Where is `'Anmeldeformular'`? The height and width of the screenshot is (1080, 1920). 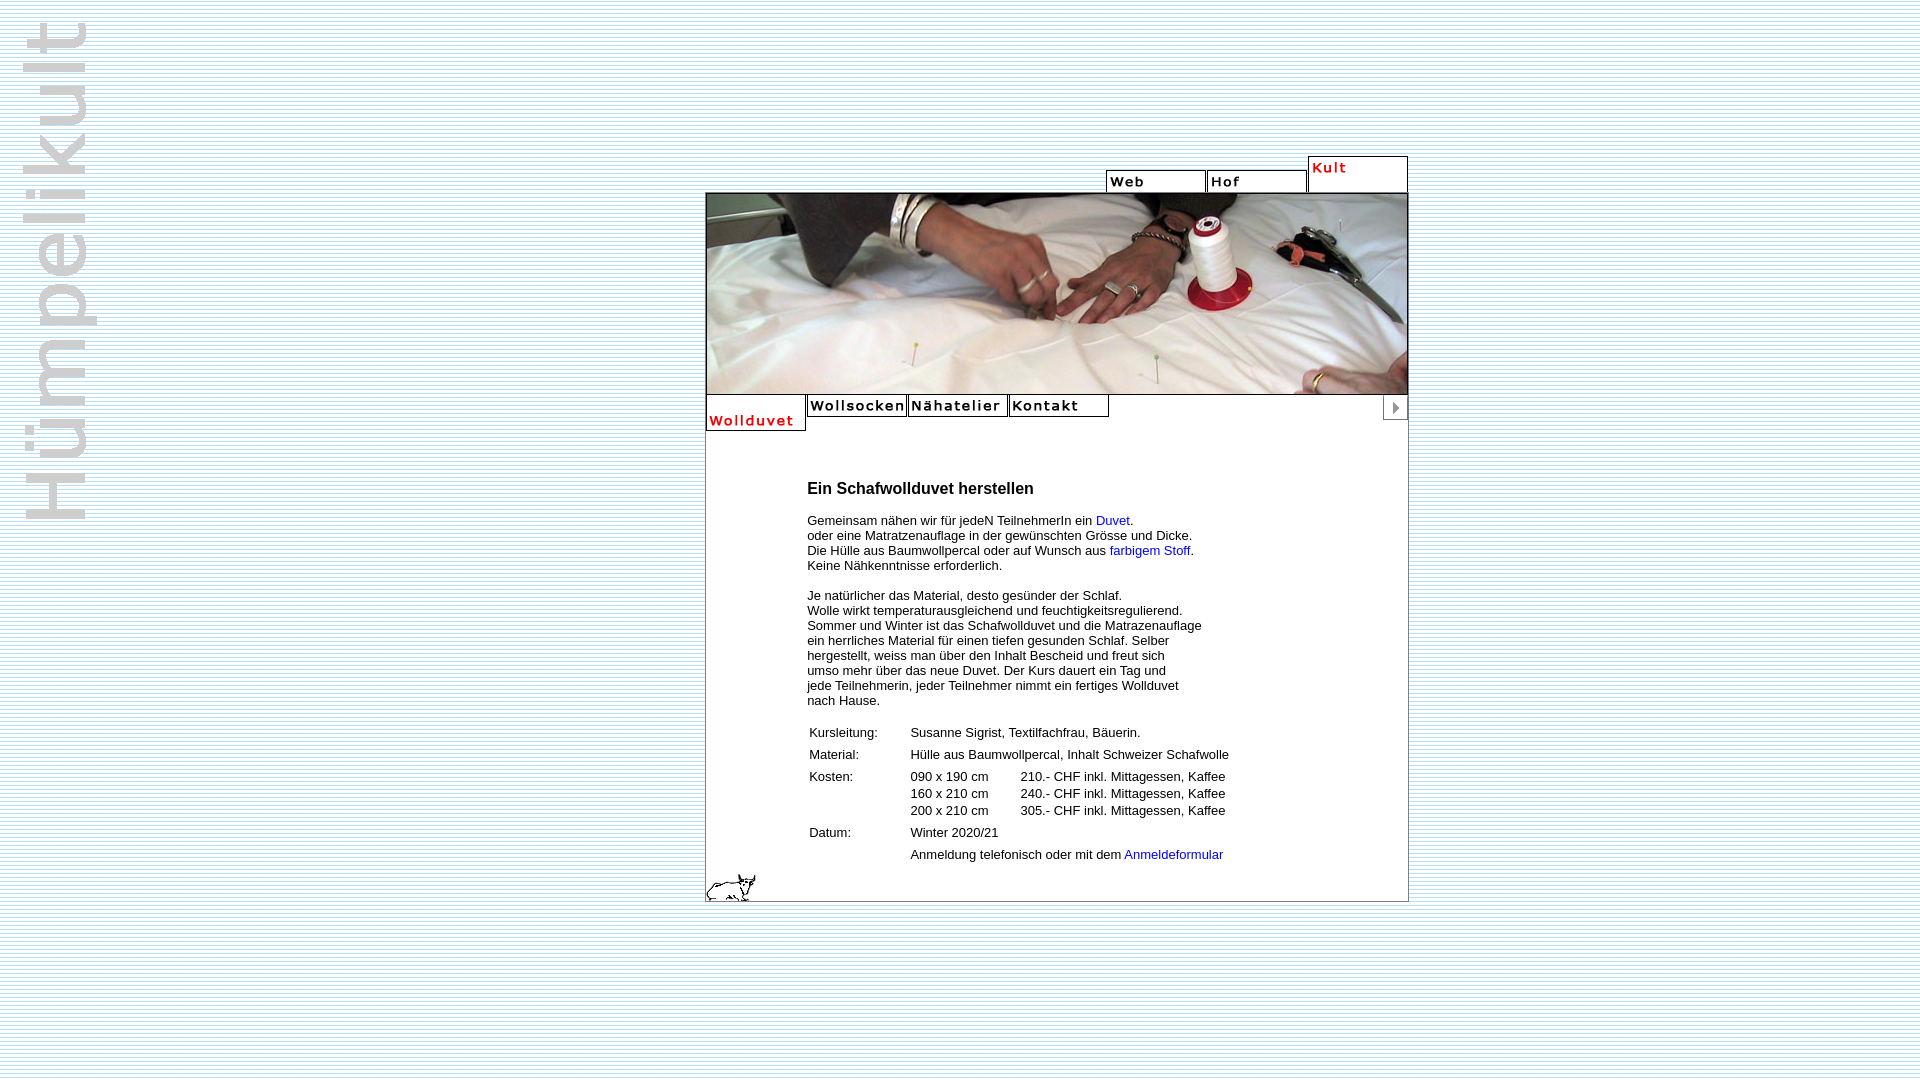 'Anmeldeformular' is located at coordinates (1173, 854).